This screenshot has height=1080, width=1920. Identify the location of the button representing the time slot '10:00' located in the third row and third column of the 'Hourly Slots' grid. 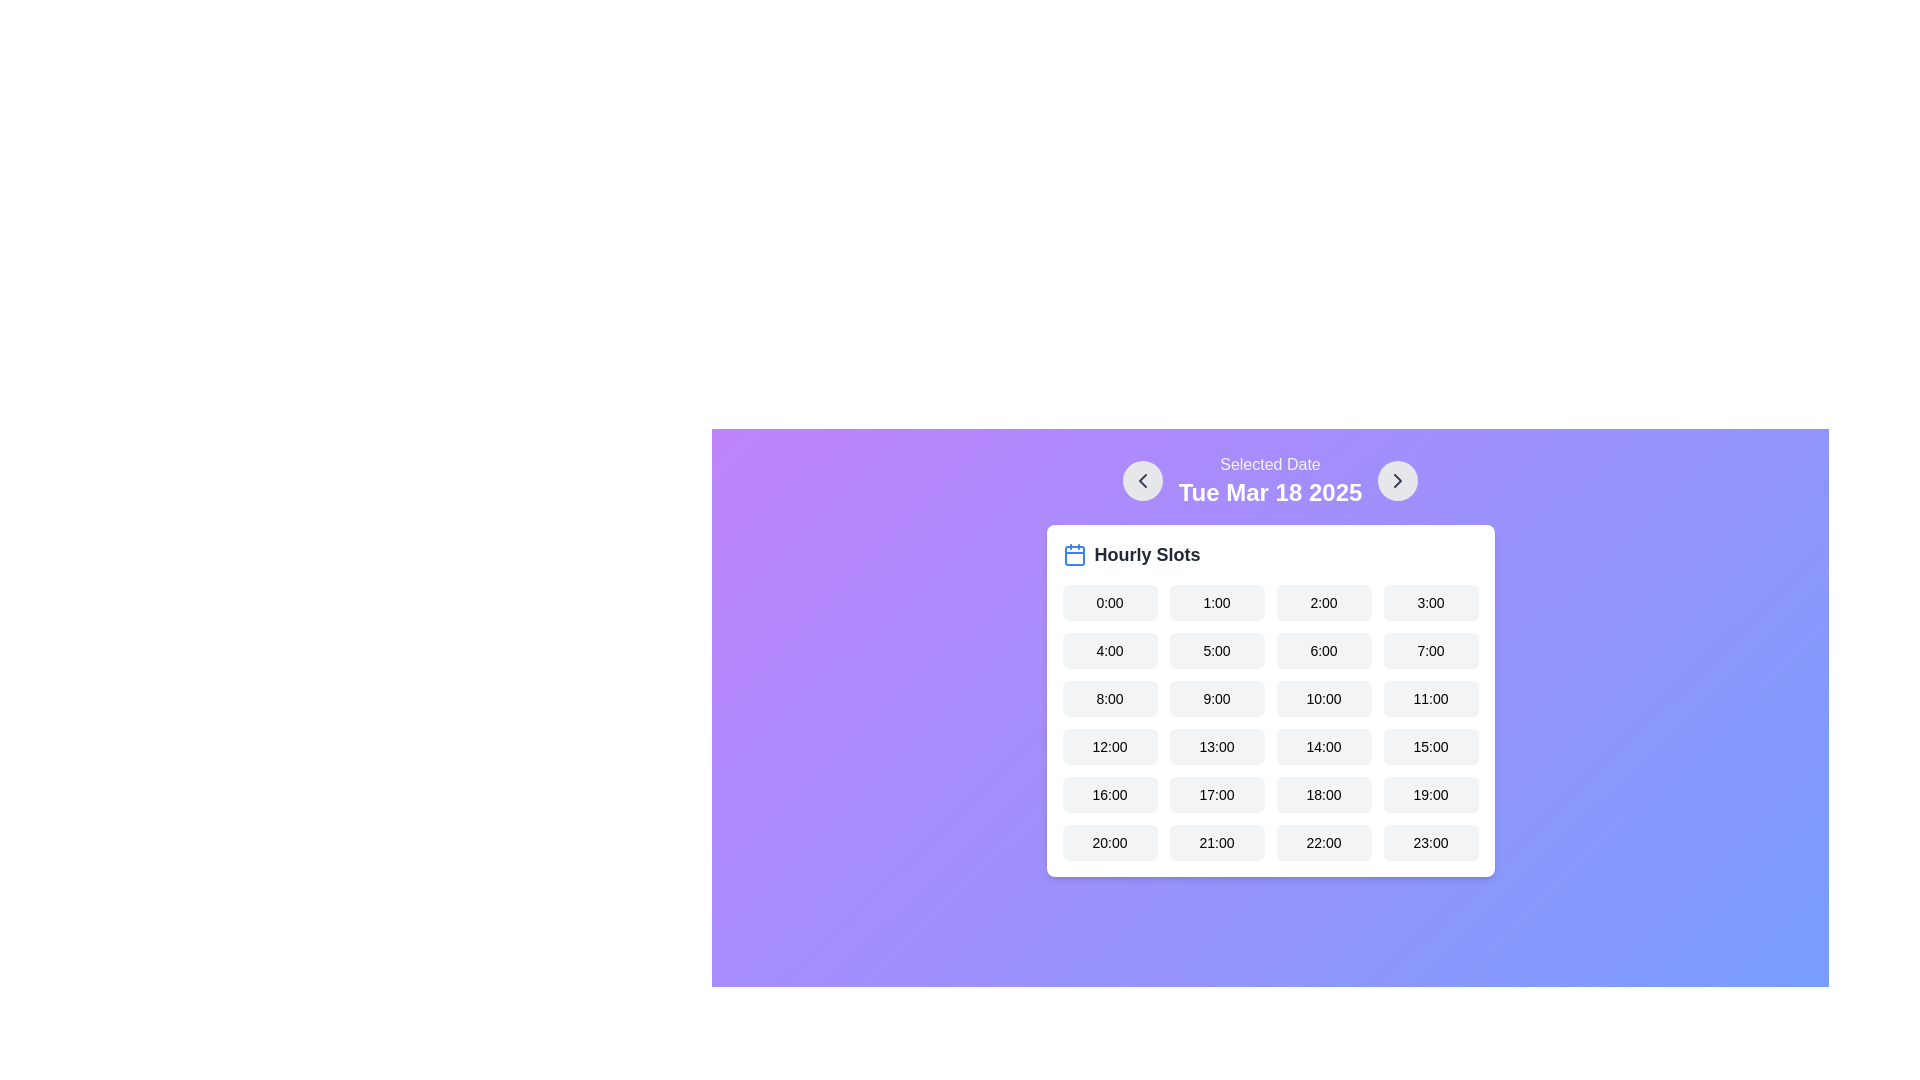
(1324, 697).